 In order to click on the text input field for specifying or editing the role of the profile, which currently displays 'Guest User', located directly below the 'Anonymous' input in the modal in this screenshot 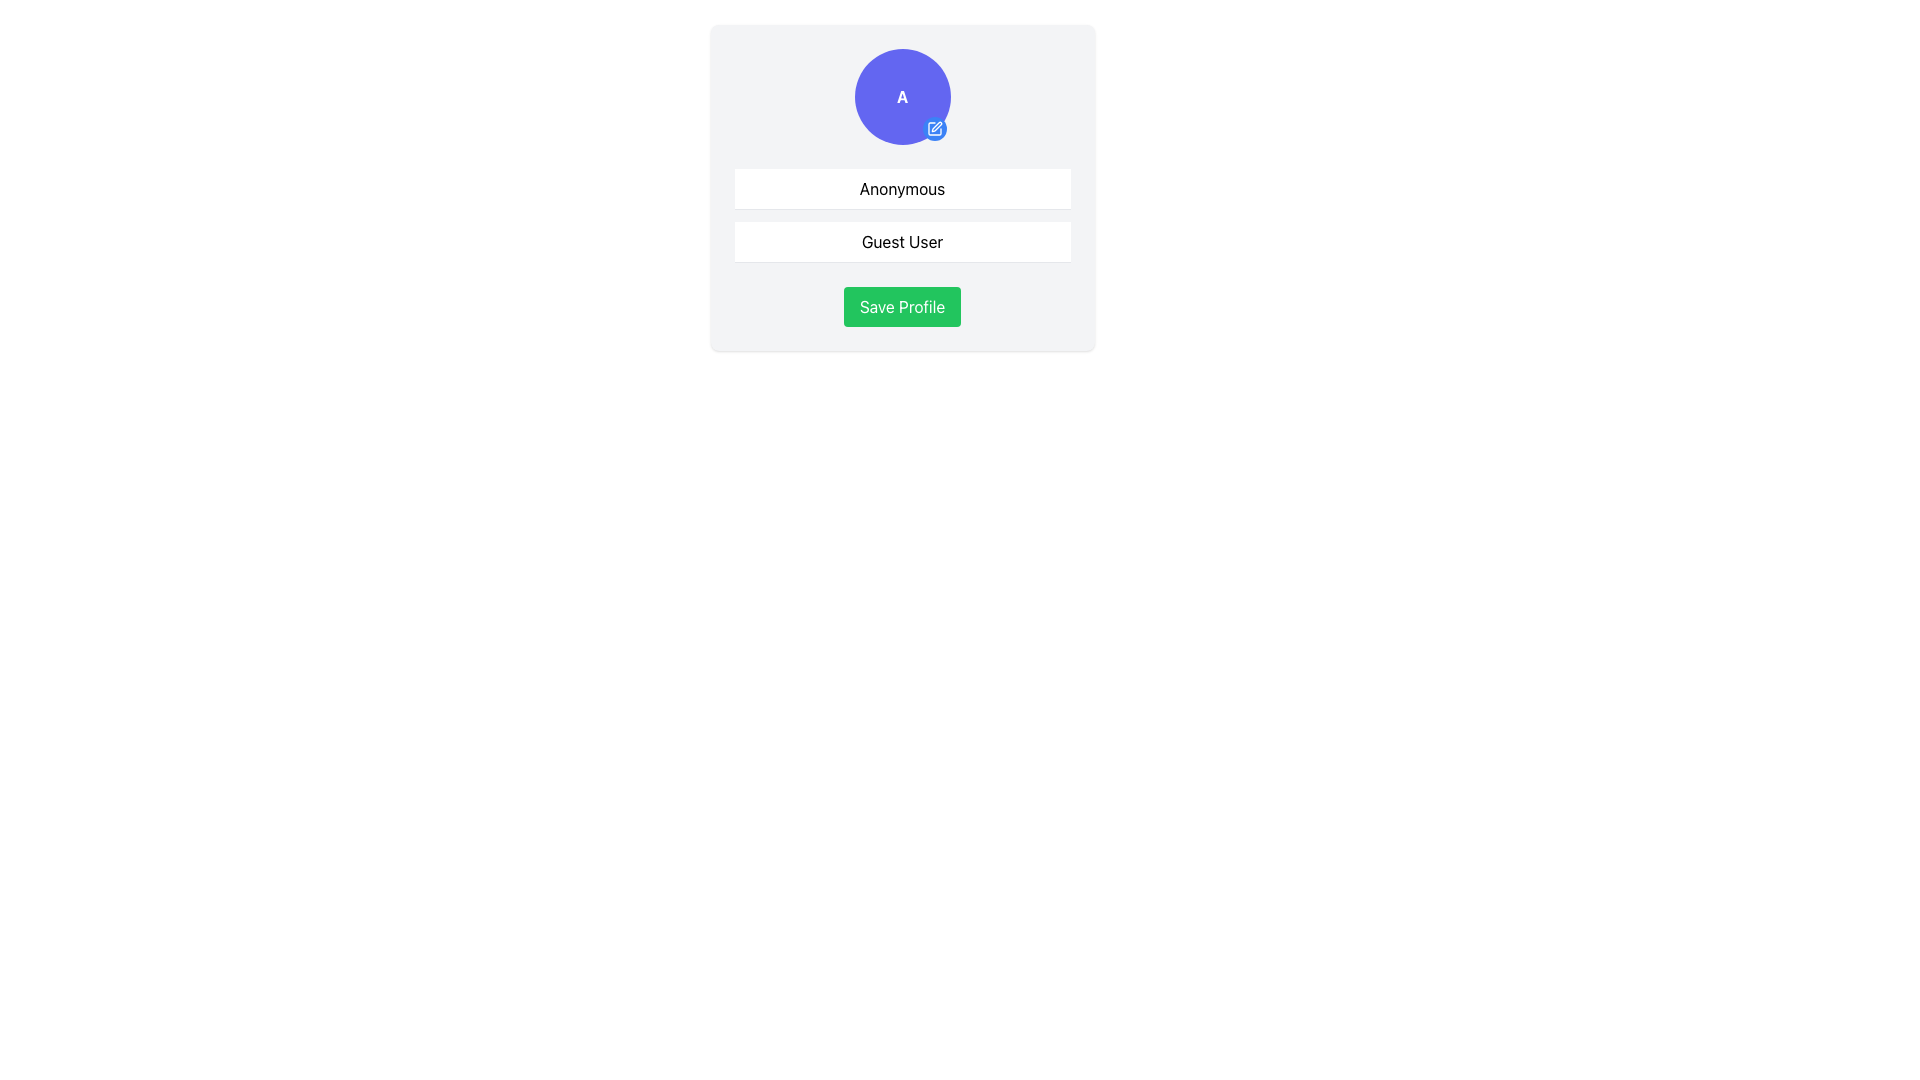, I will do `click(901, 241)`.